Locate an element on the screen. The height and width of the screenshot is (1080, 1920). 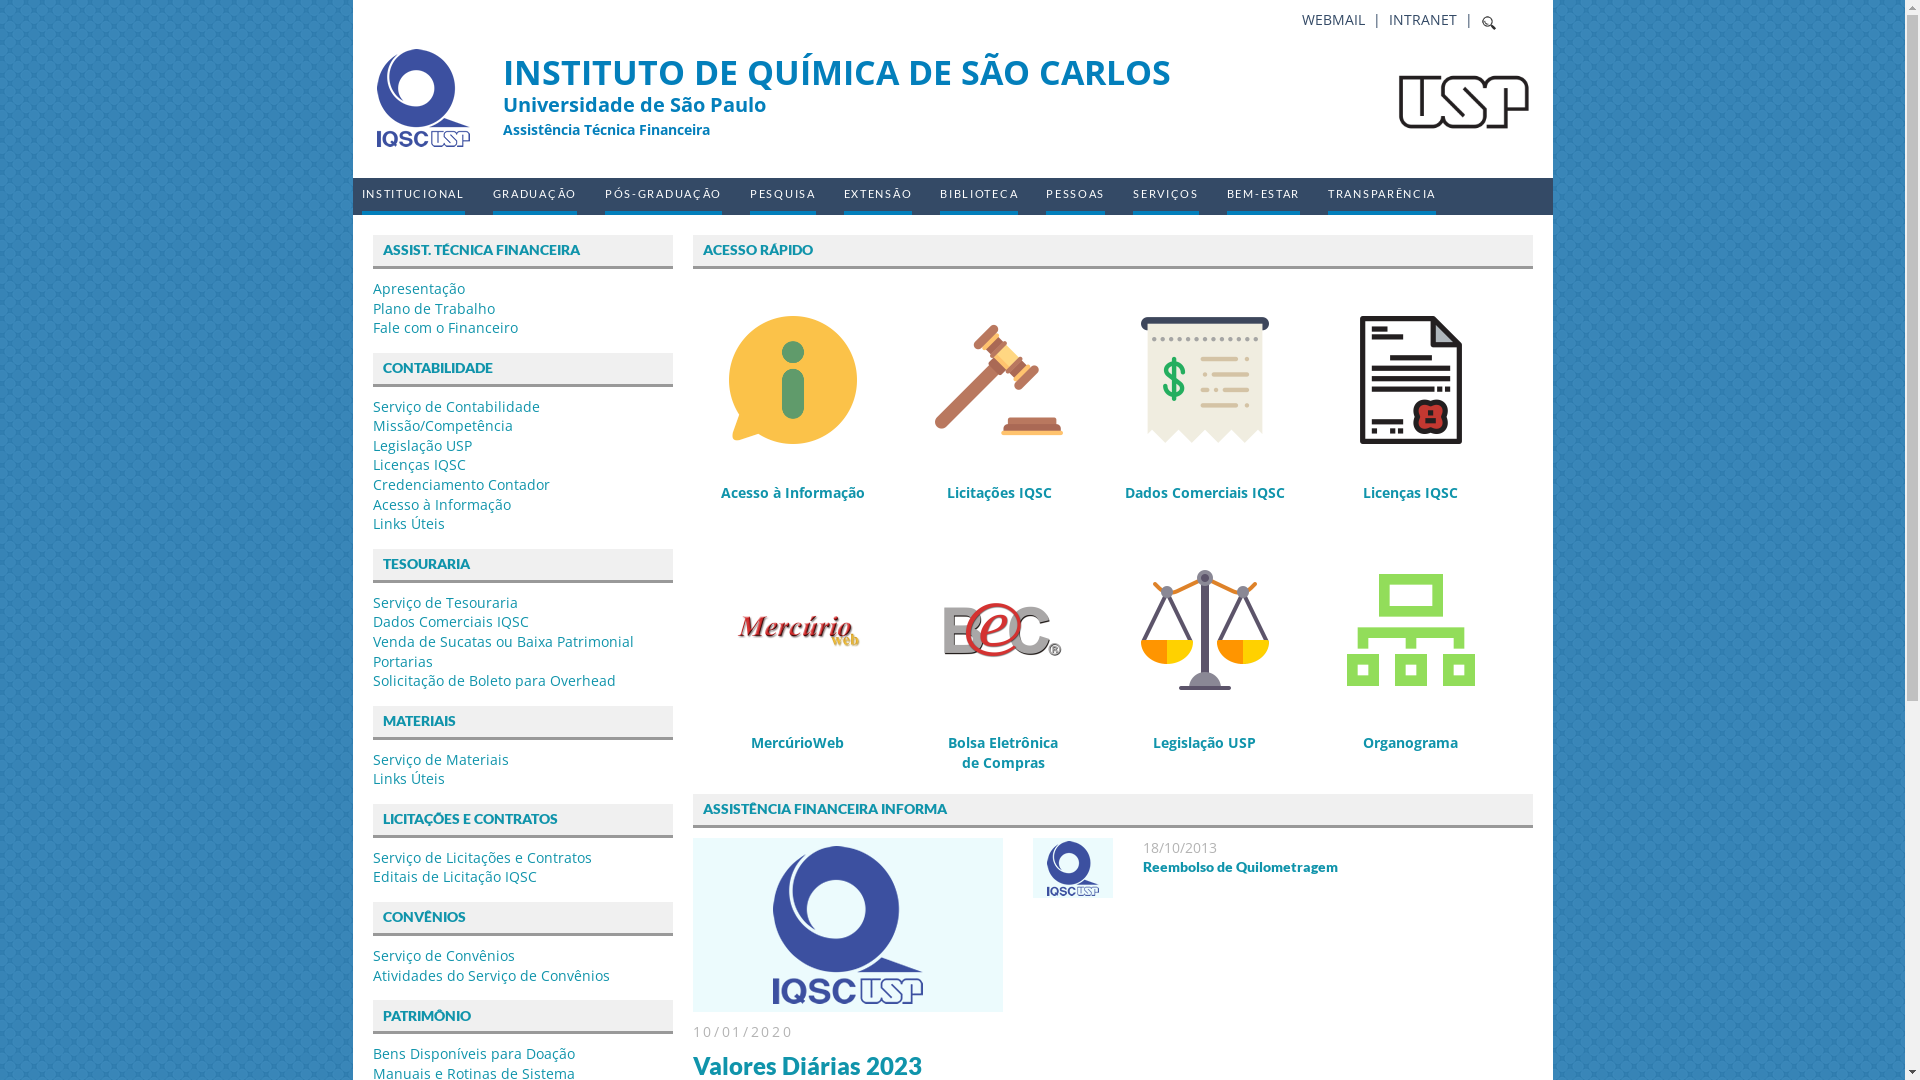
'Fale com o Financeiro' is located at coordinates (372, 326).